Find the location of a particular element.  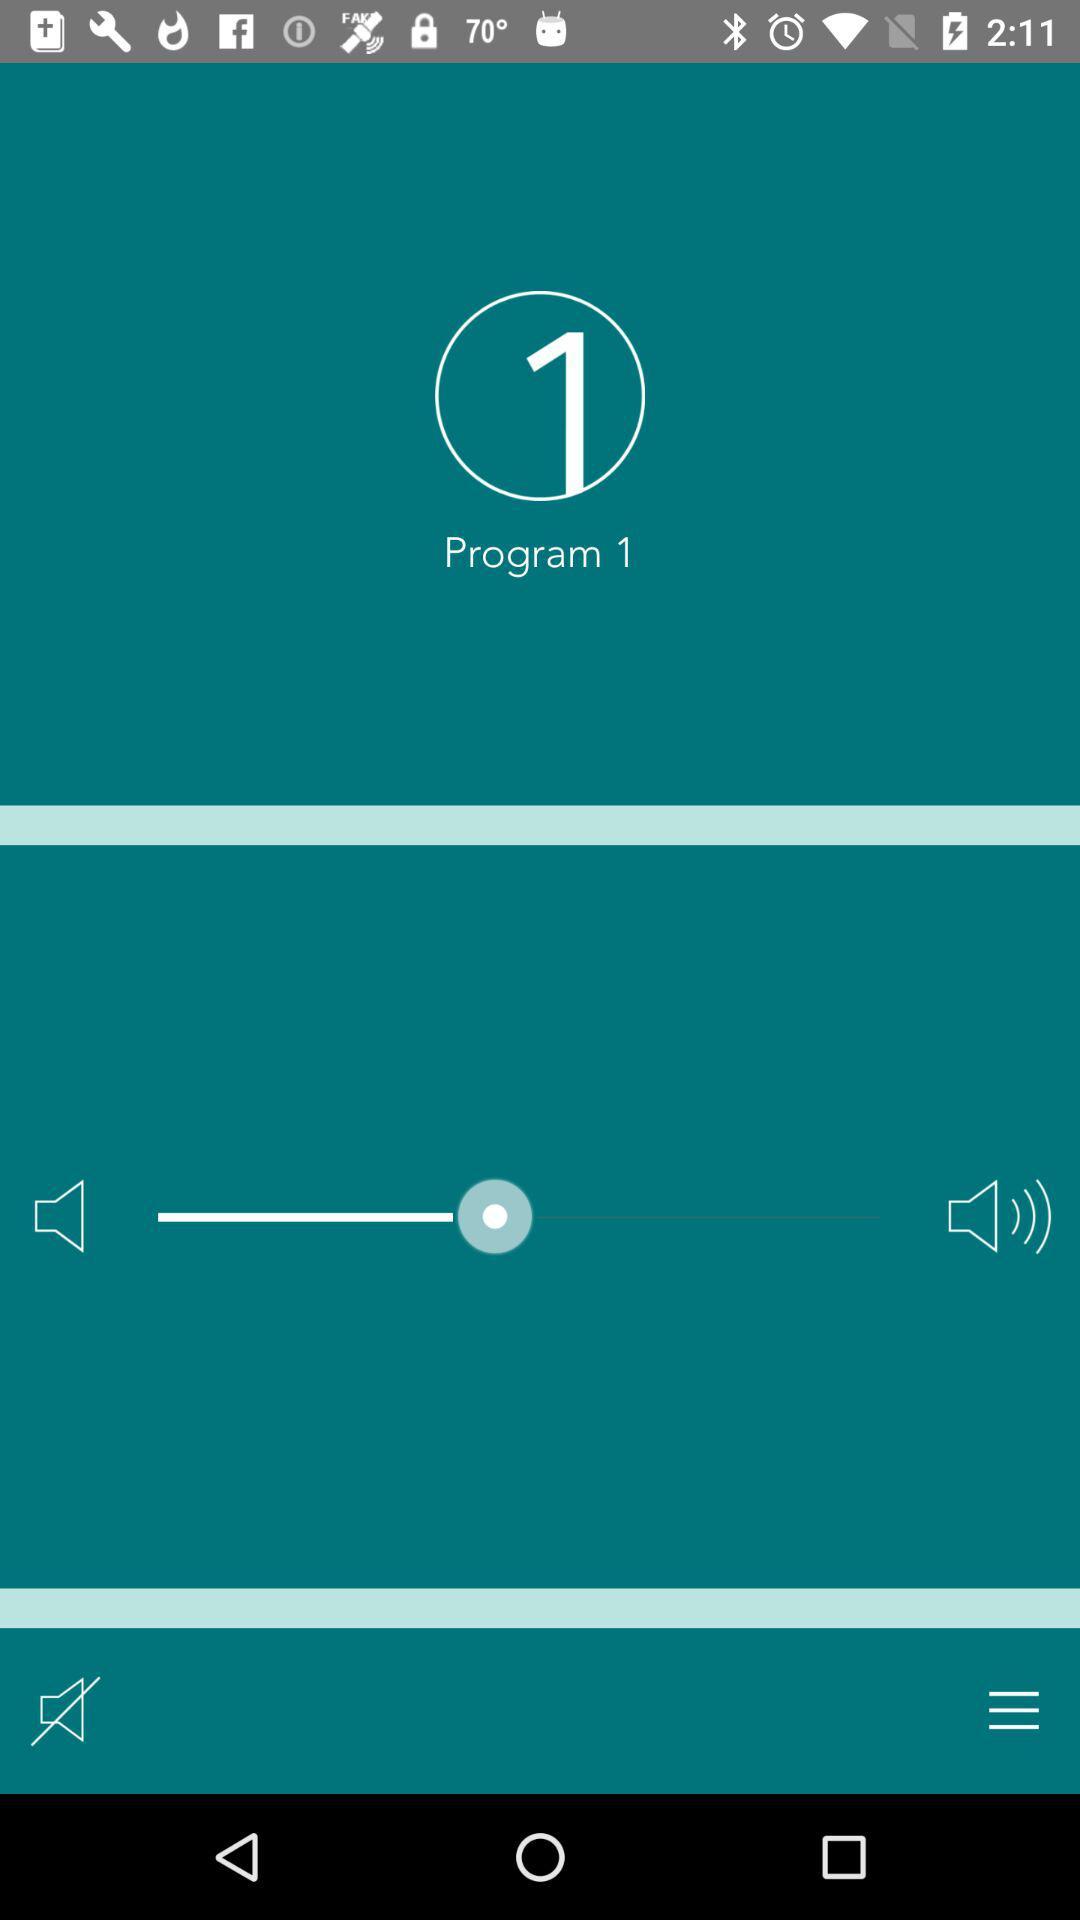

max volume is located at coordinates (999, 1215).